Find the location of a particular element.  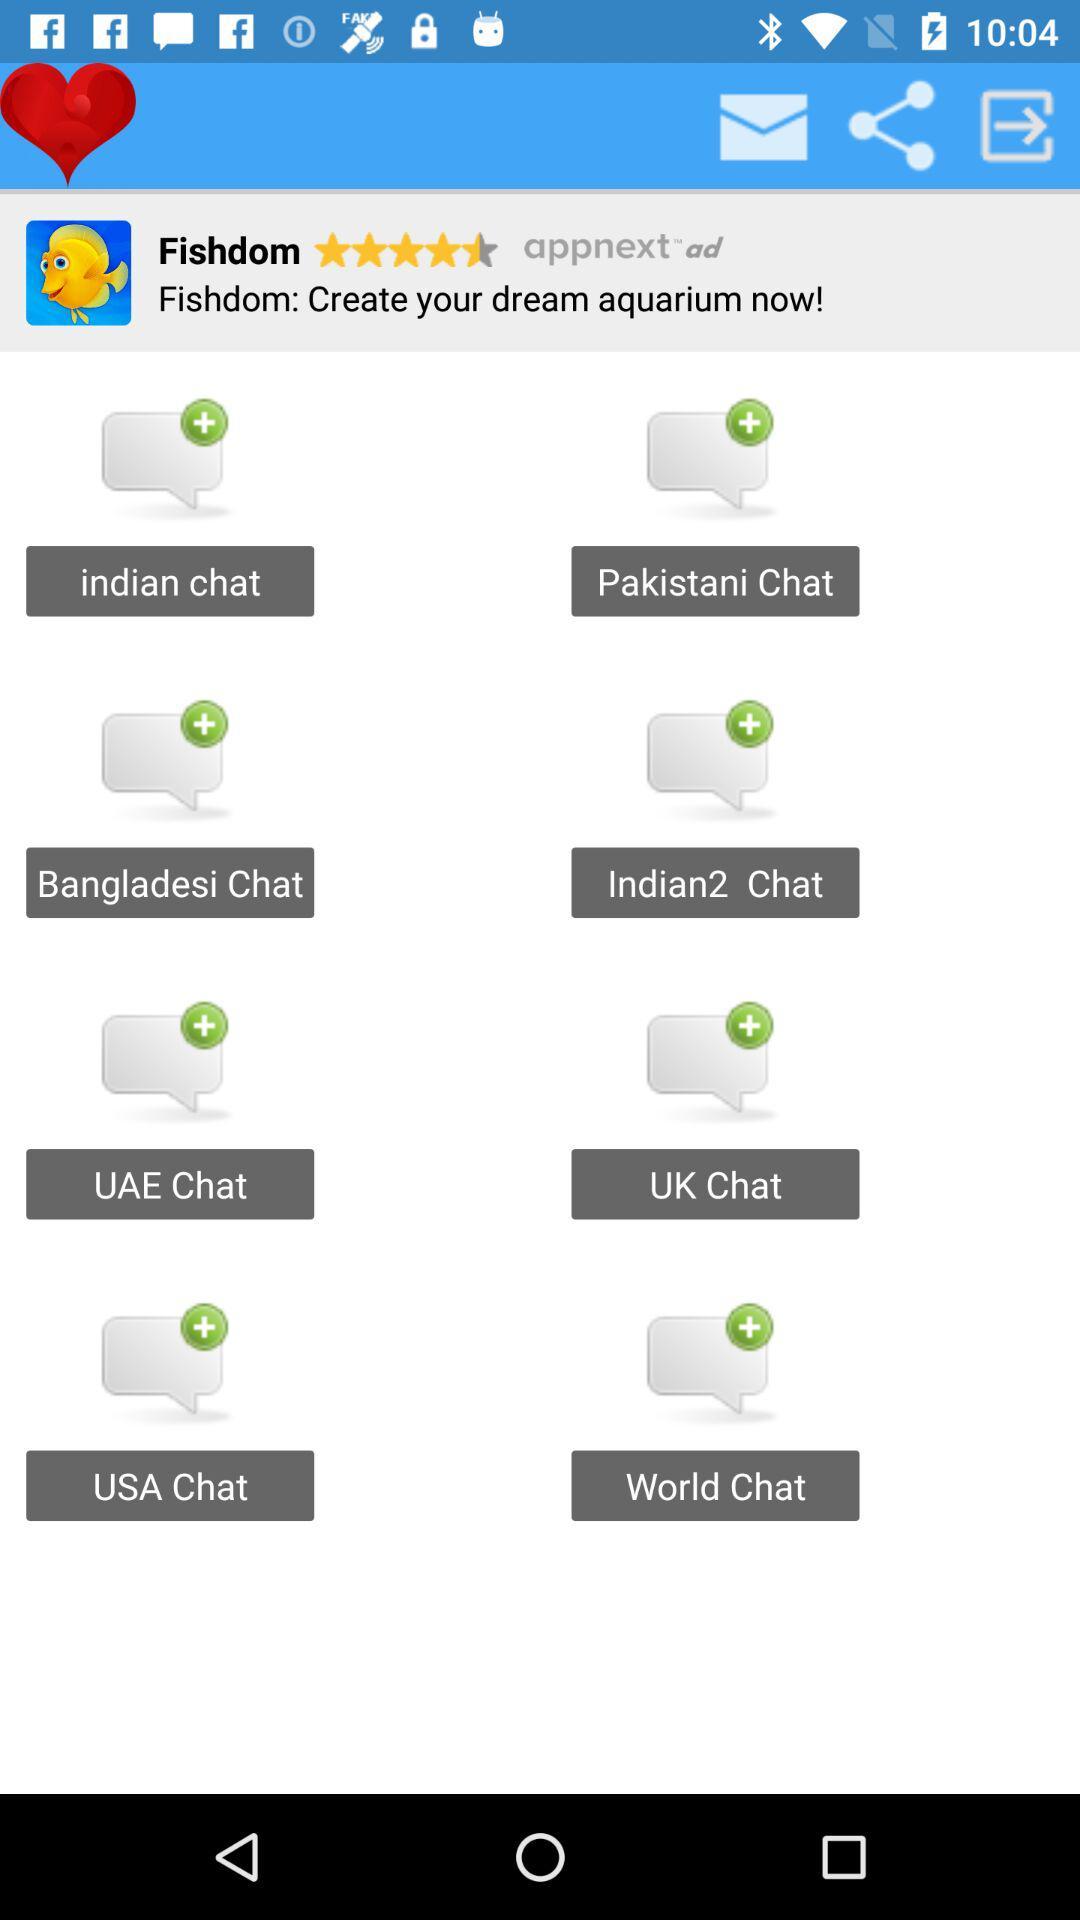

inbox is located at coordinates (764, 124).